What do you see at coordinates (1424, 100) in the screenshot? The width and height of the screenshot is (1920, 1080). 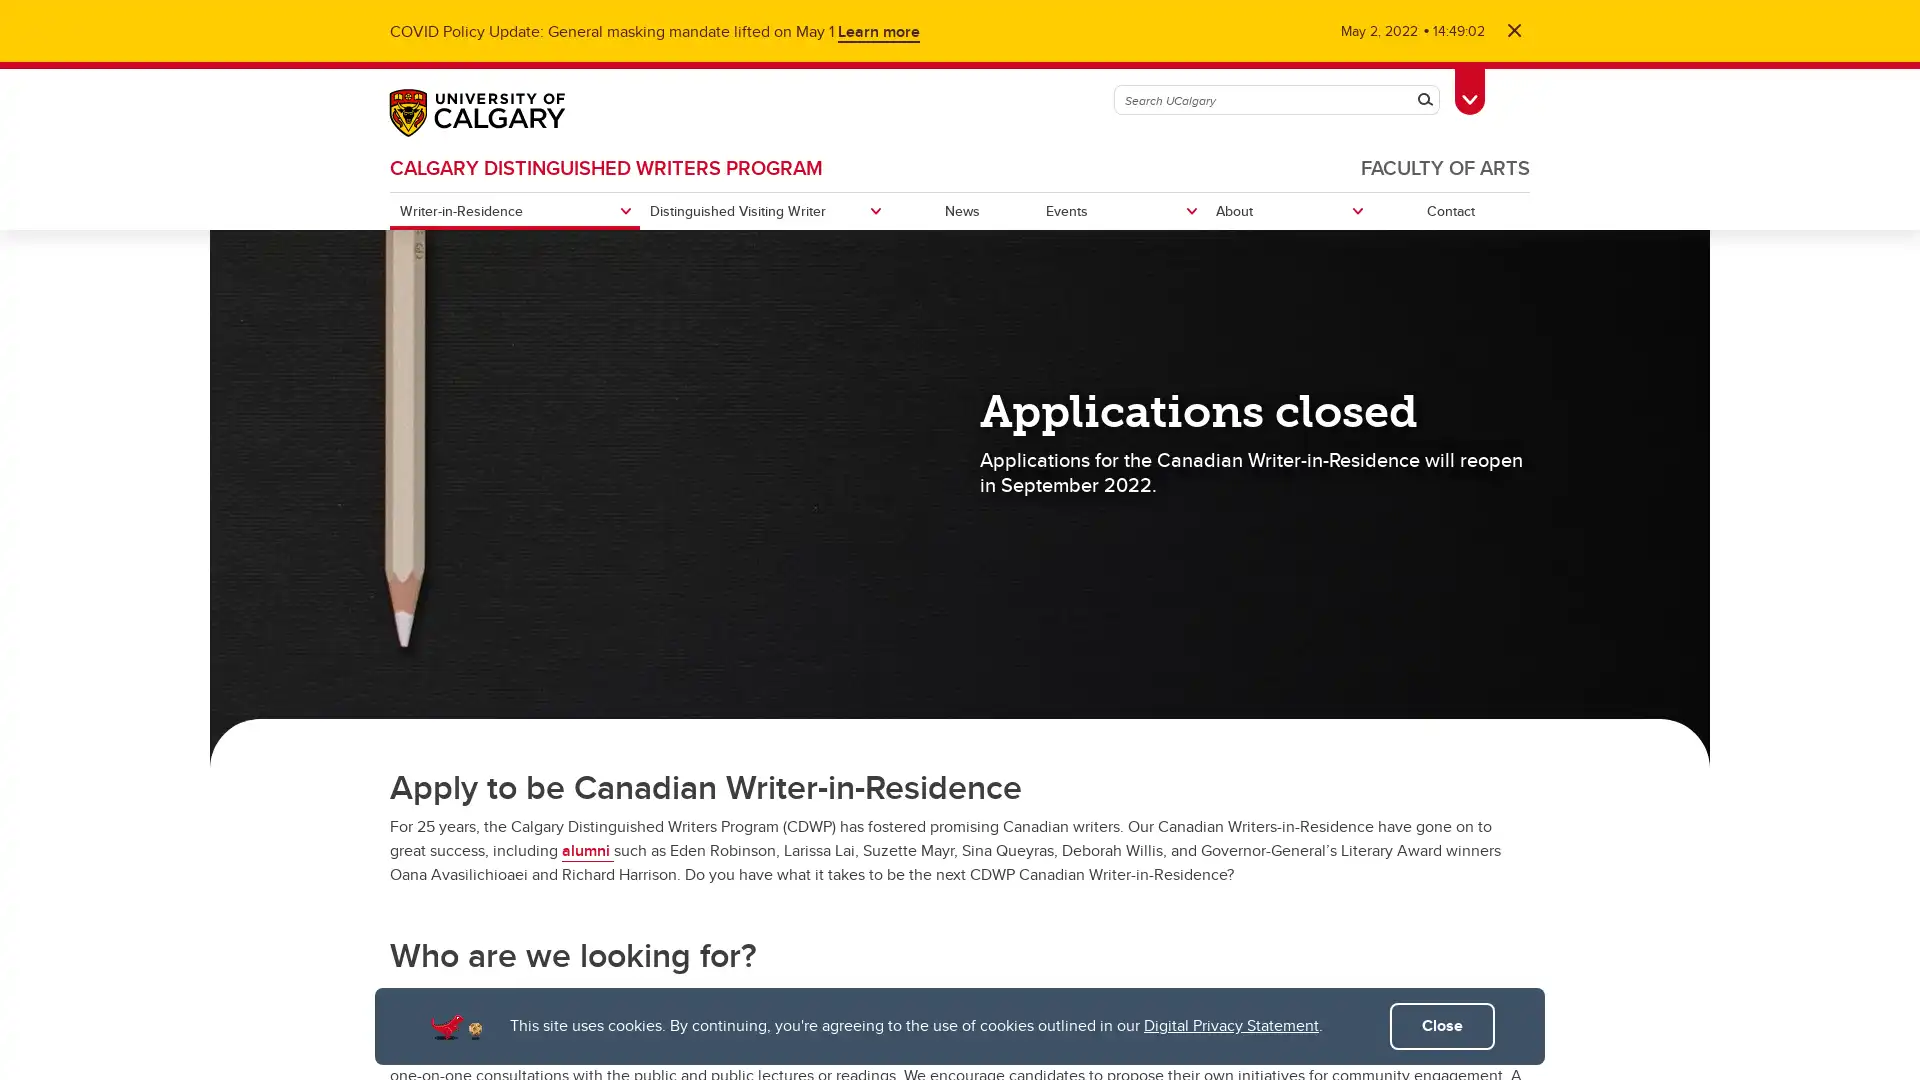 I see `Search` at bounding box center [1424, 100].